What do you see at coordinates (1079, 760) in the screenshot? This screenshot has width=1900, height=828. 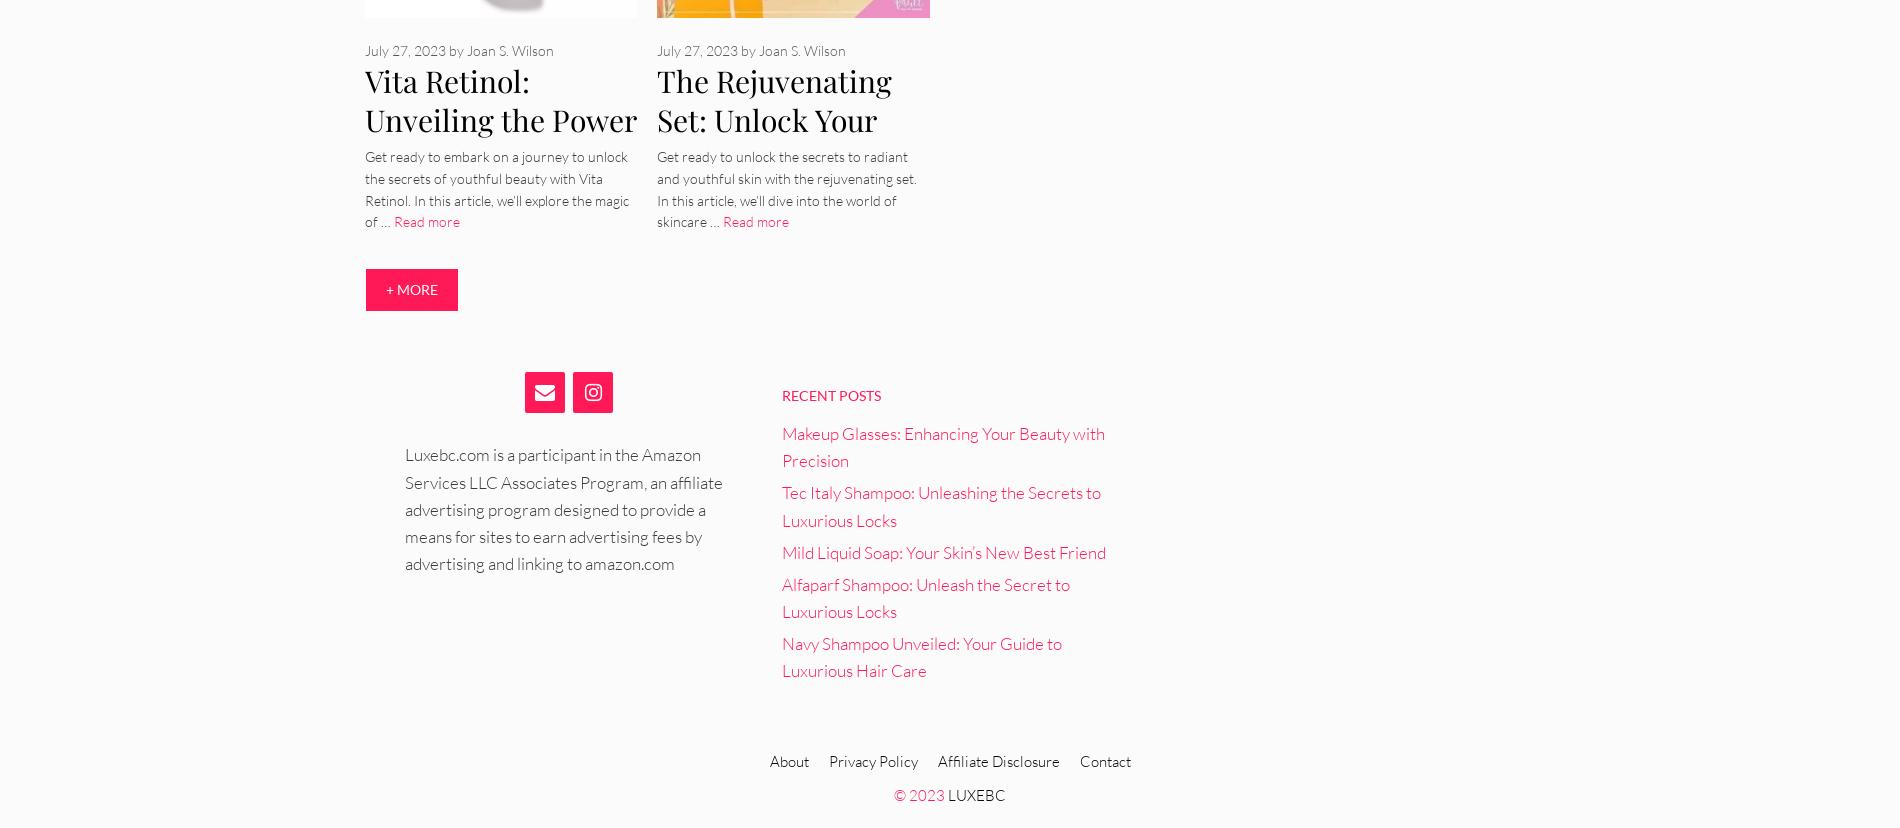 I see `'Contact'` at bounding box center [1079, 760].